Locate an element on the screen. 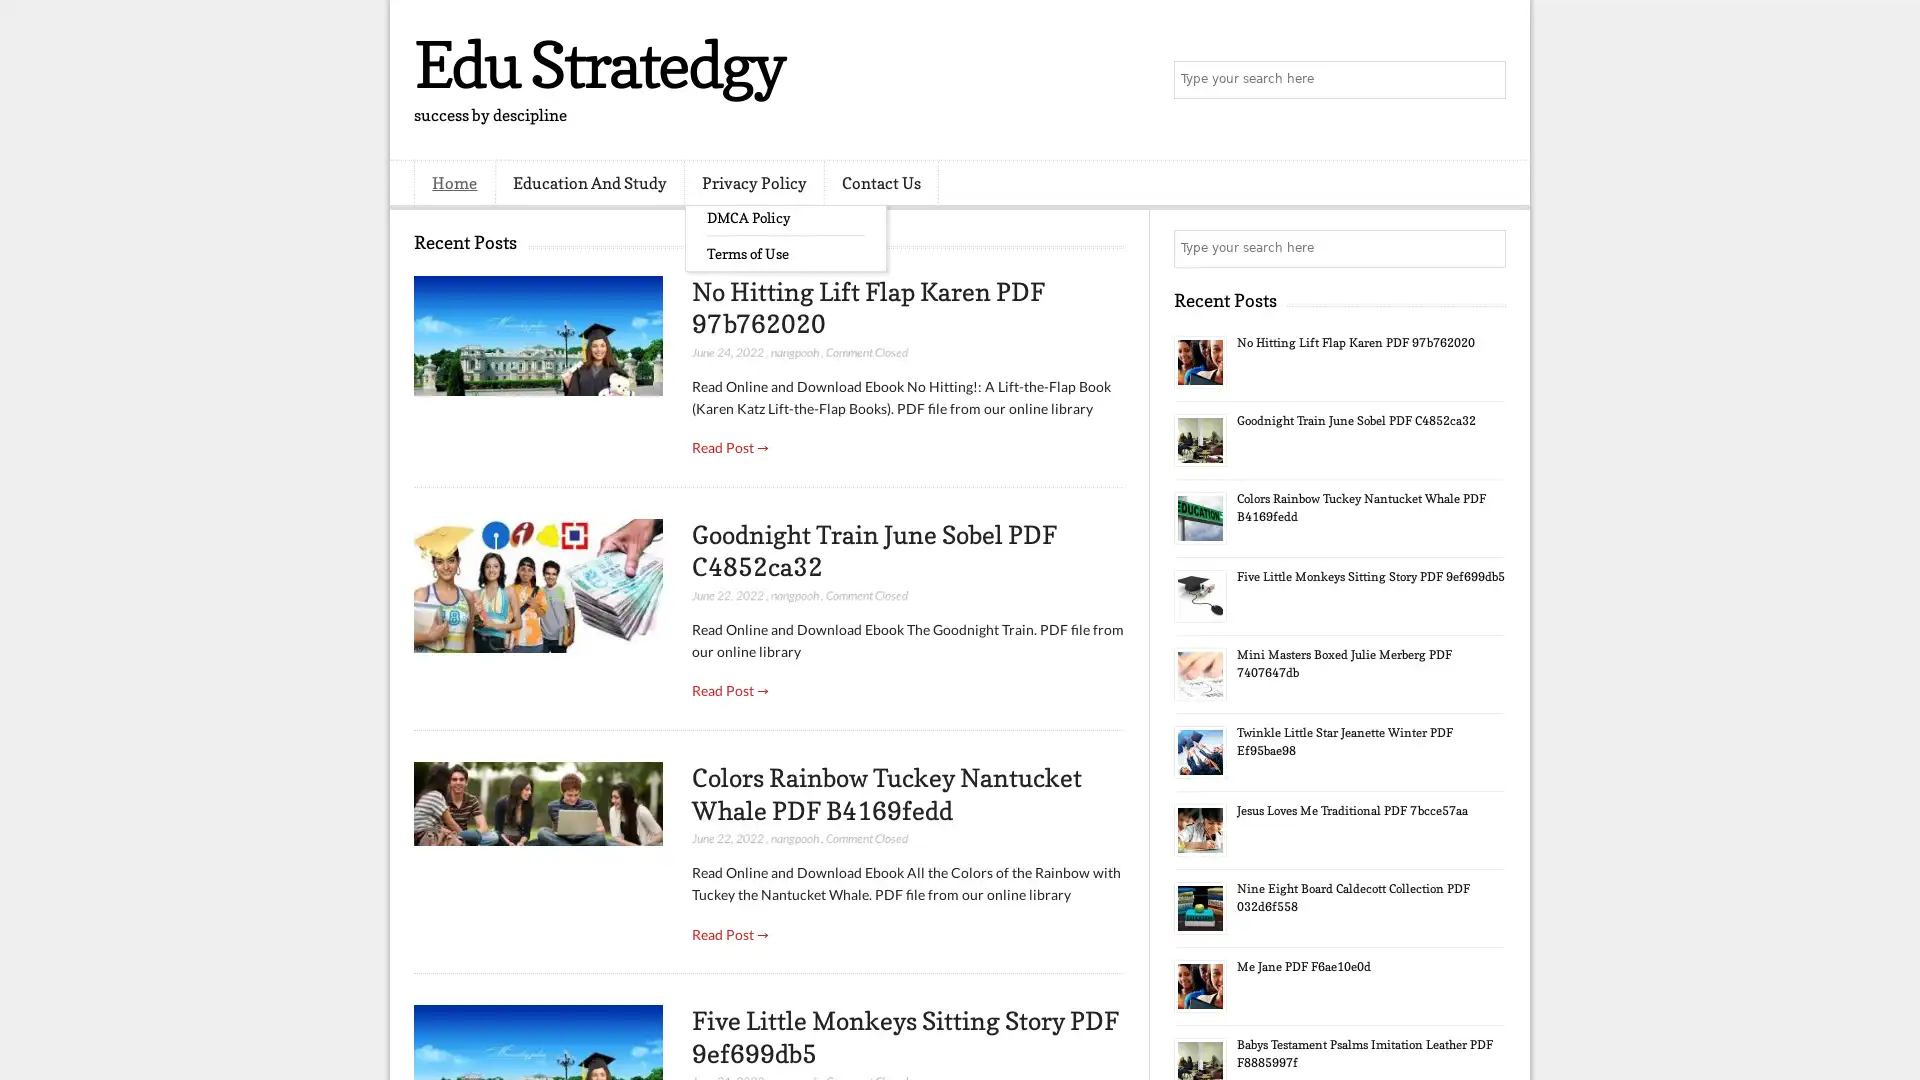 The height and width of the screenshot is (1080, 1920). Search is located at coordinates (1485, 248).